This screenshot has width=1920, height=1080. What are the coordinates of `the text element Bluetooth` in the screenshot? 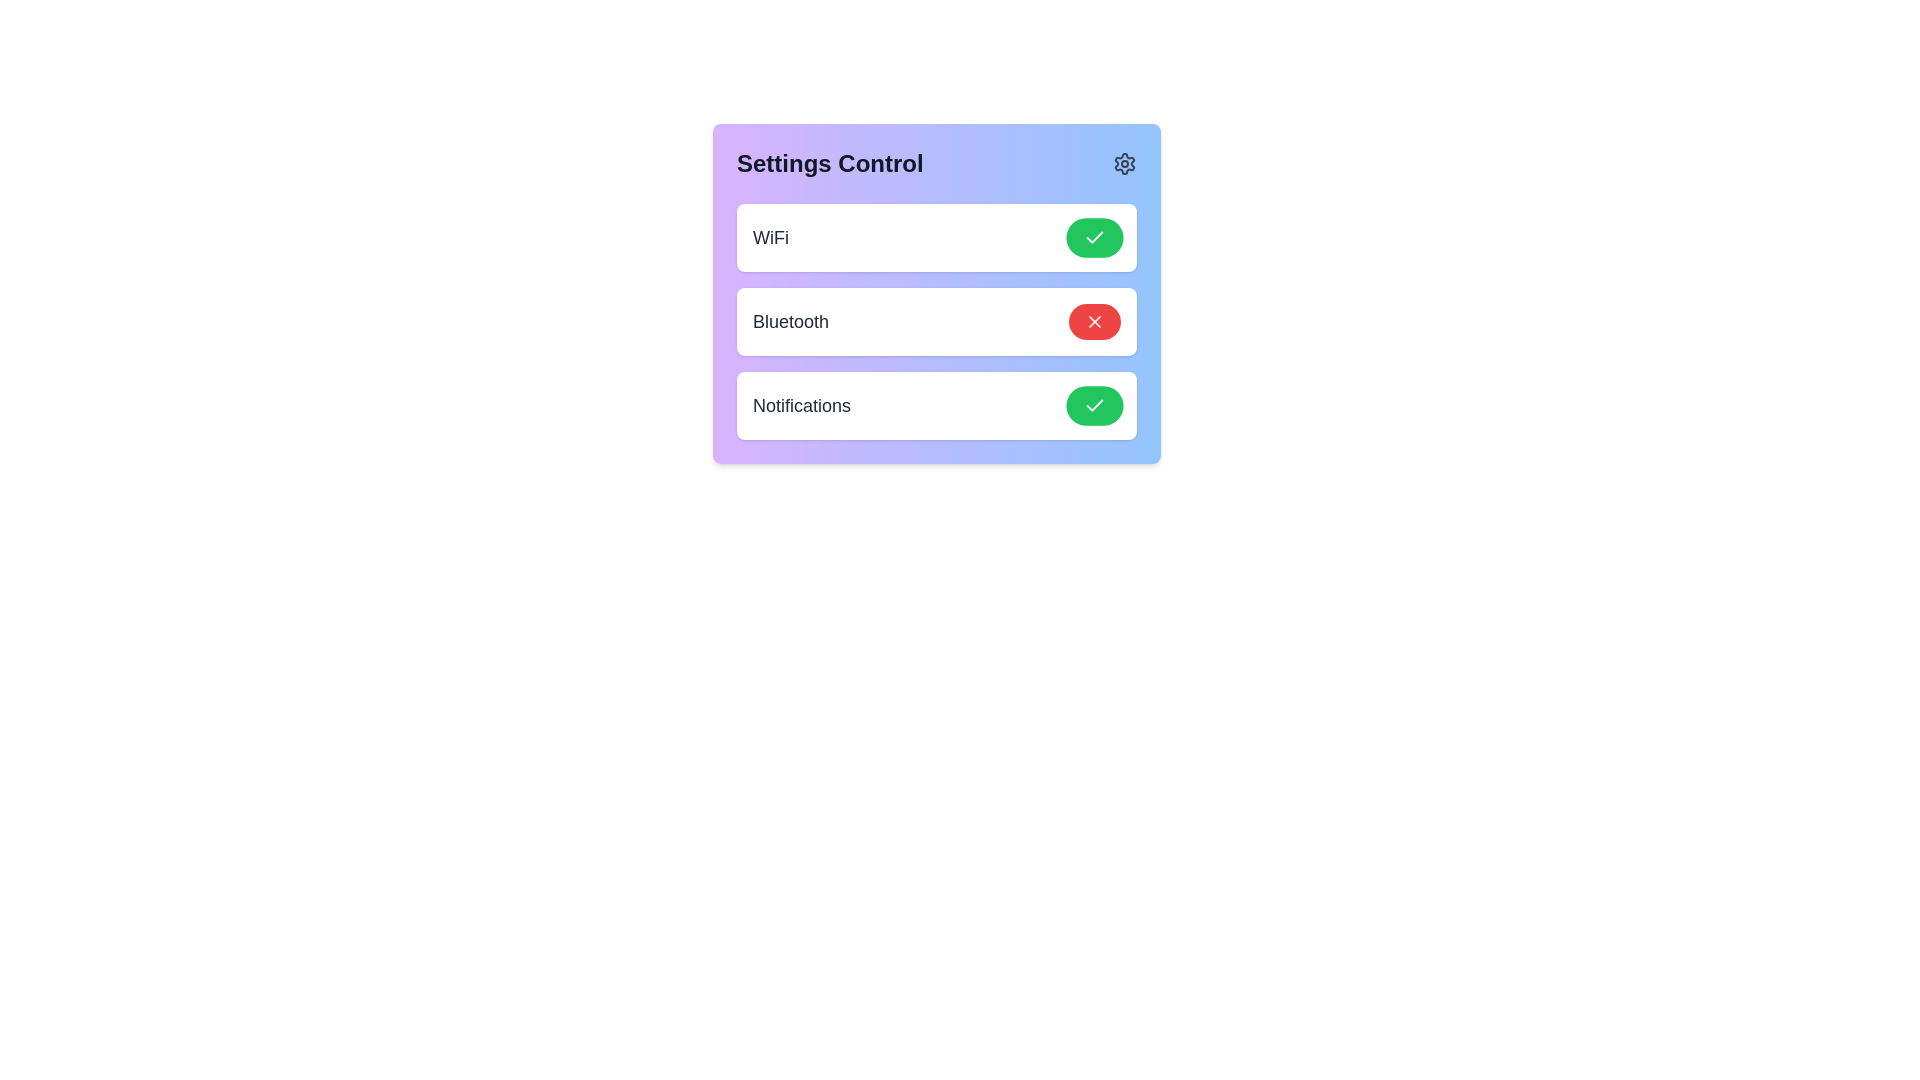 It's located at (790, 320).